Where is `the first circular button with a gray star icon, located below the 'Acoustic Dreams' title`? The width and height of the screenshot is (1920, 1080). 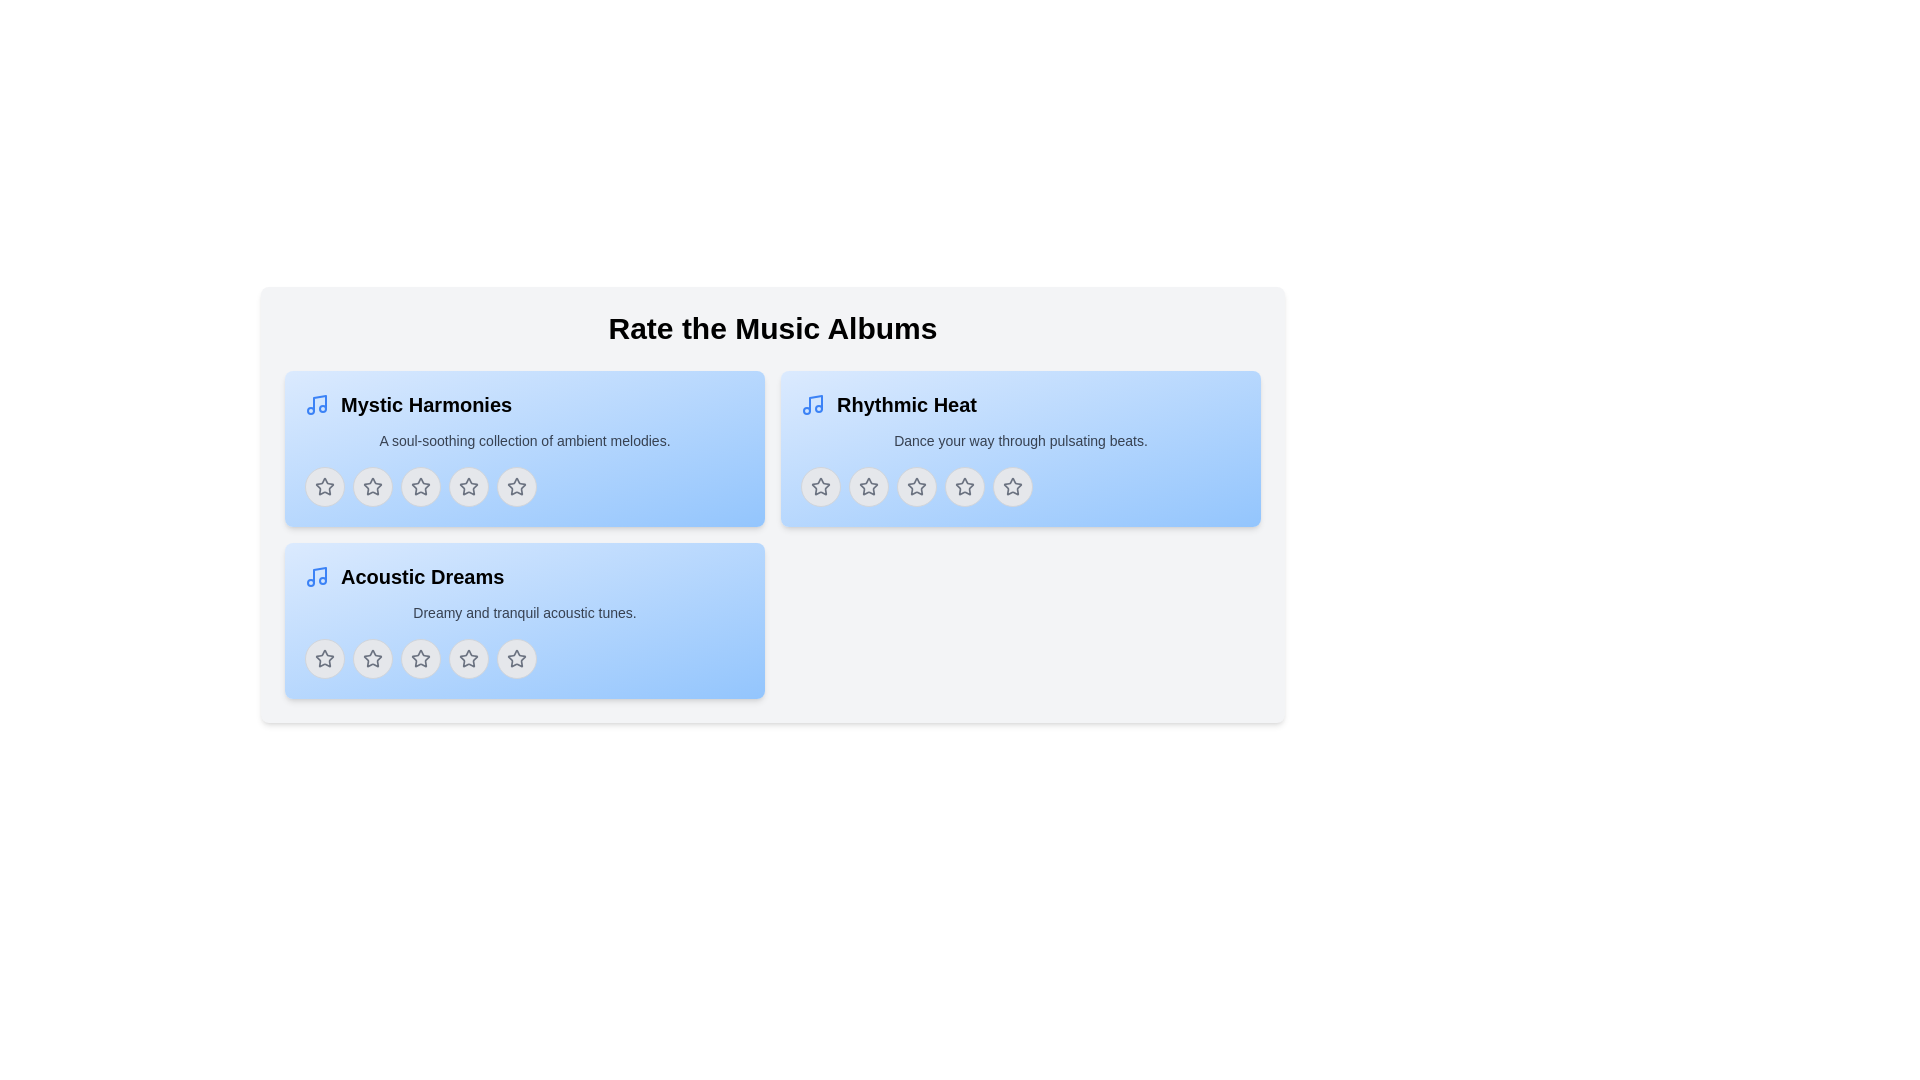
the first circular button with a gray star icon, located below the 'Acoustic Dreams' title is located at coordinates (325, 659).